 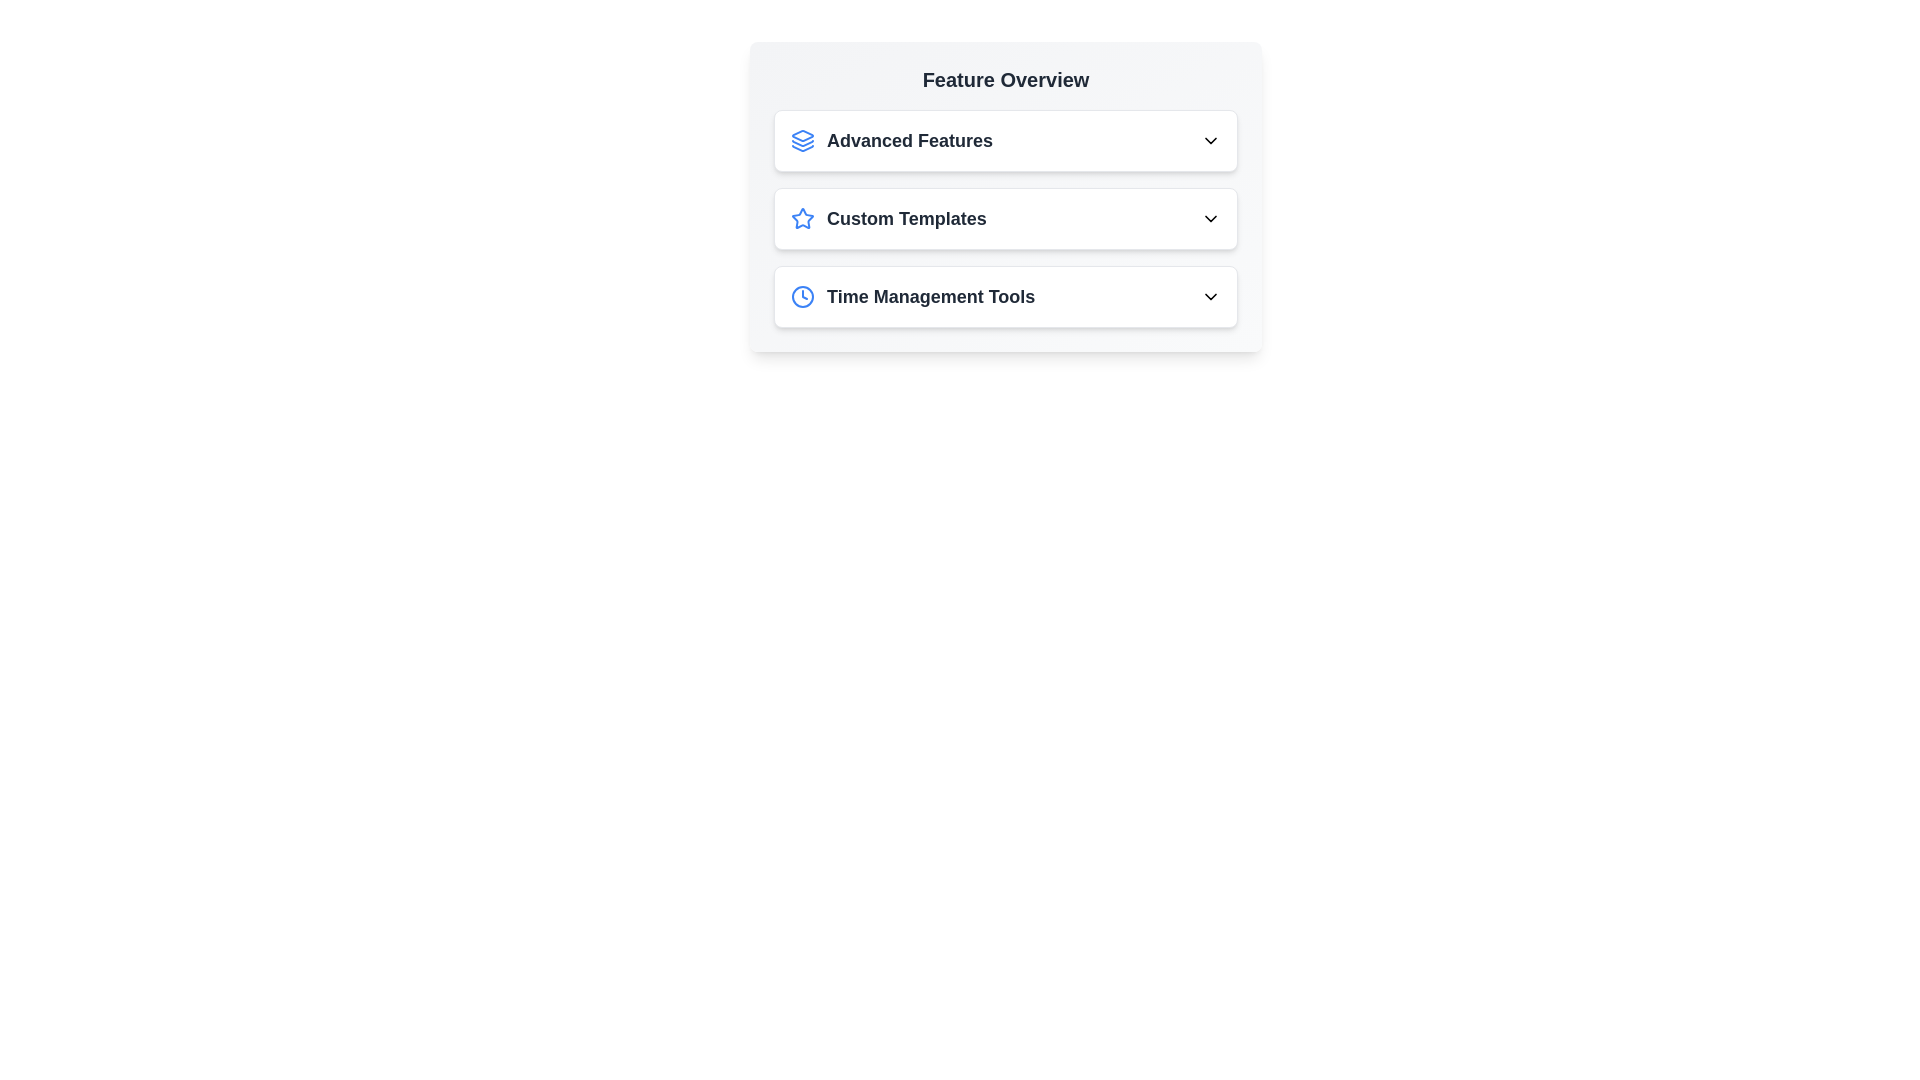 I want to click on the icon of the feature titled Advanced Features, so click(x=802, y=140).